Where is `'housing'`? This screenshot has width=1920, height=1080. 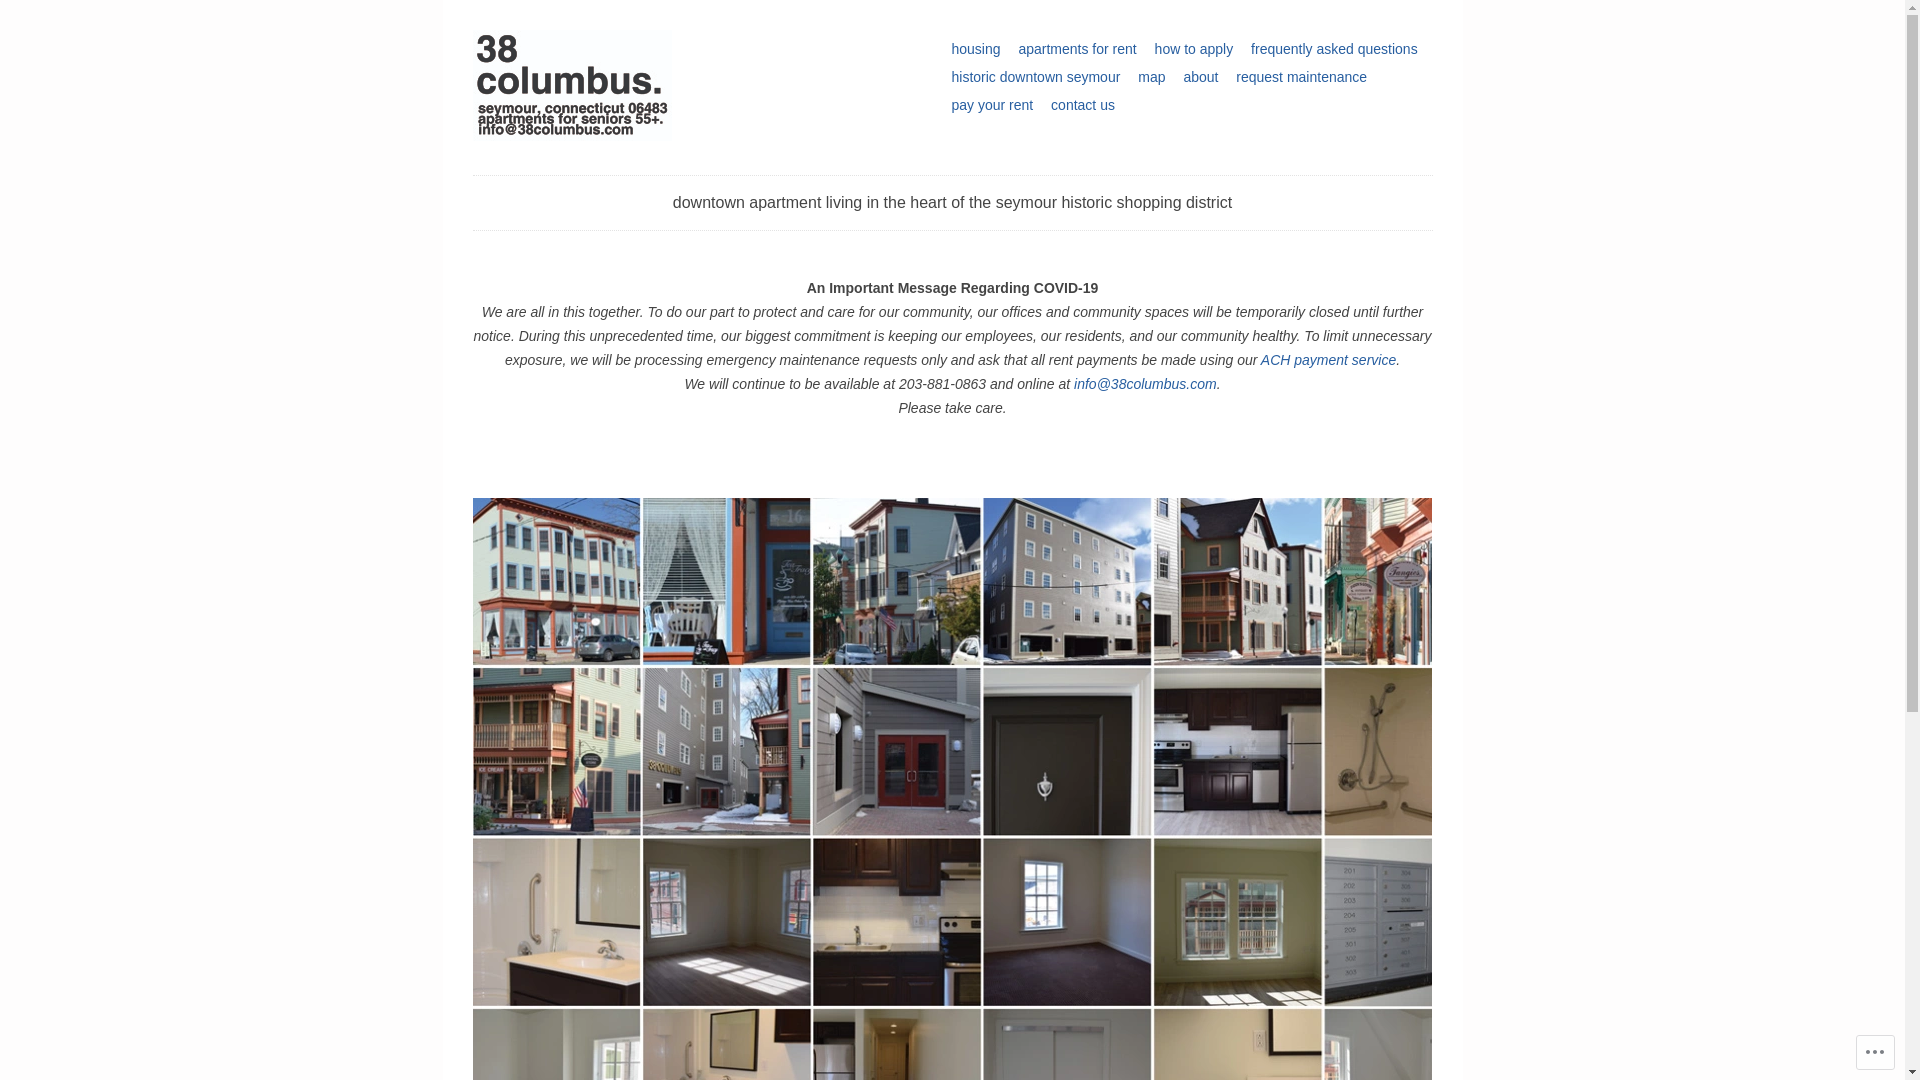
'housing' is located at coordinates (975, 48).